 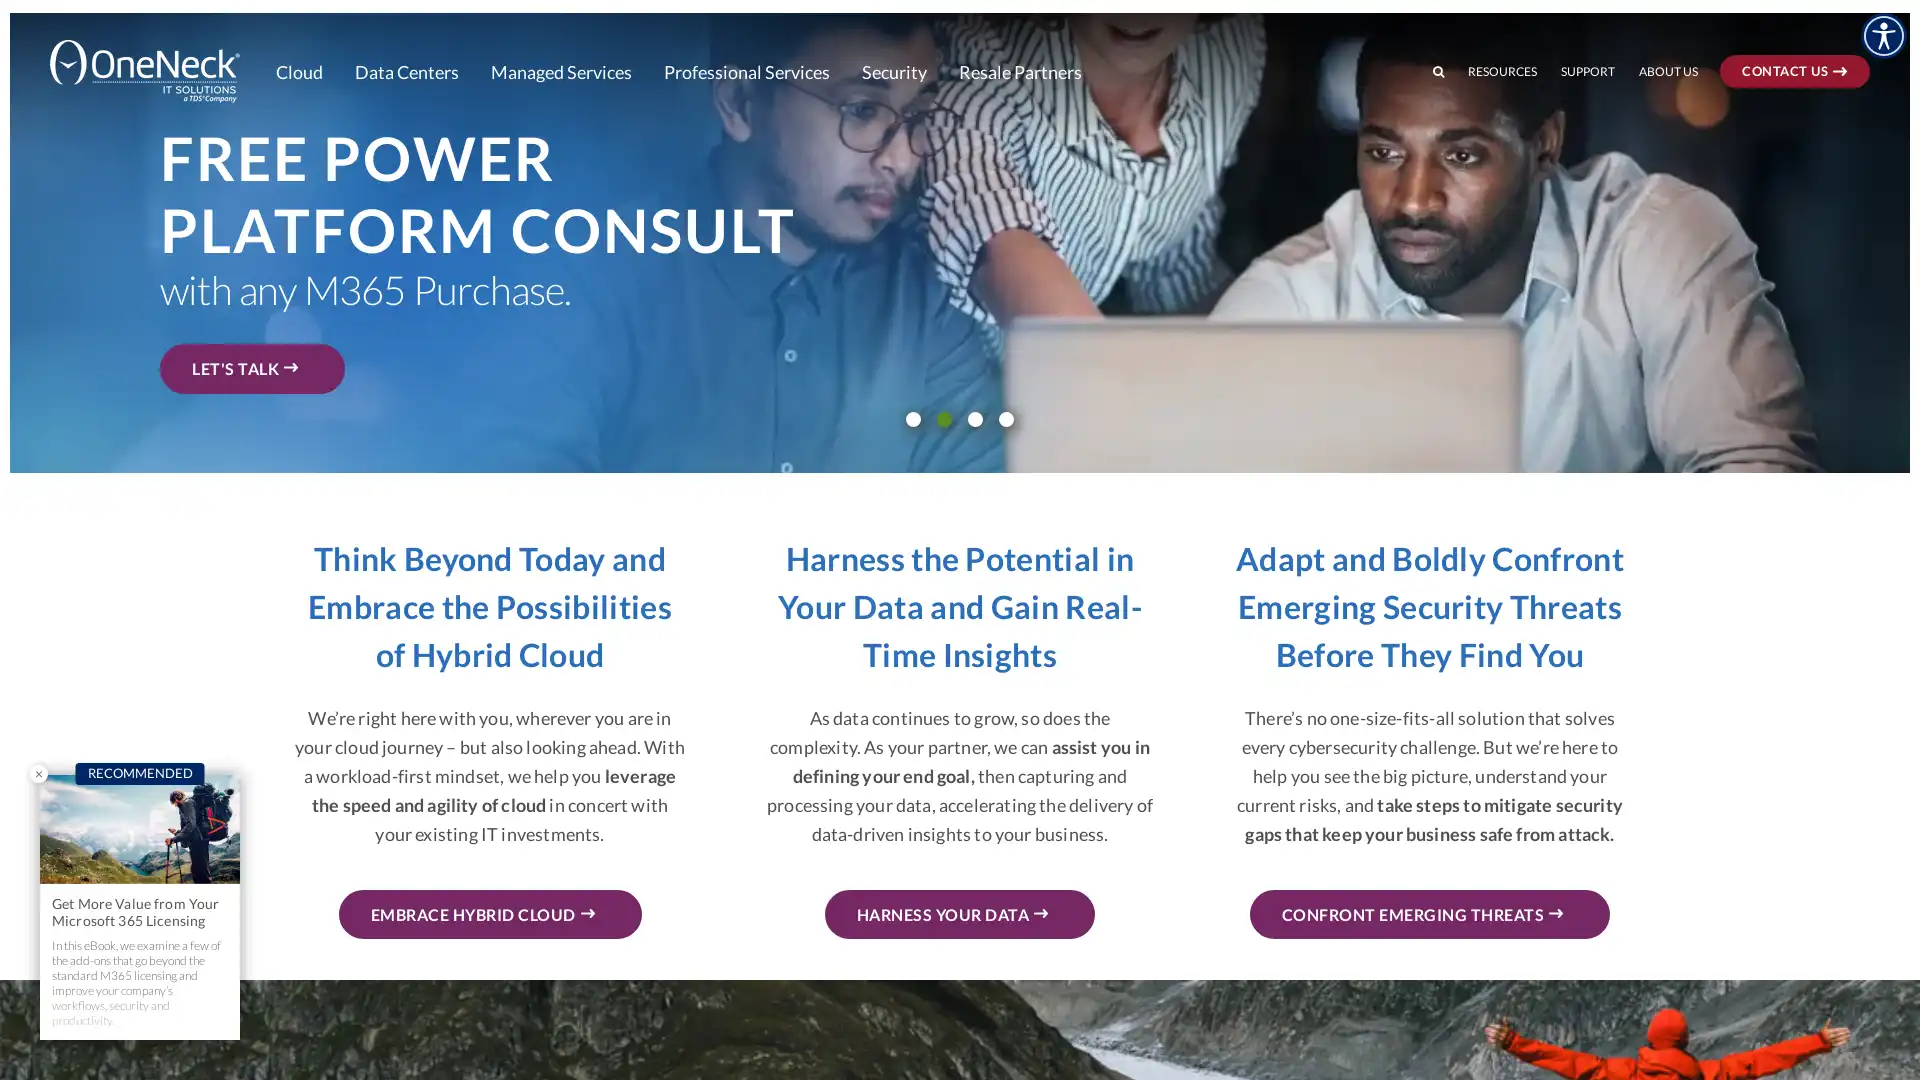 What do you see at coordinates (1428, 914) in the screenshot?
I see `CONFRONT EMERGING THREATS` at bounding box center [1428, 914].